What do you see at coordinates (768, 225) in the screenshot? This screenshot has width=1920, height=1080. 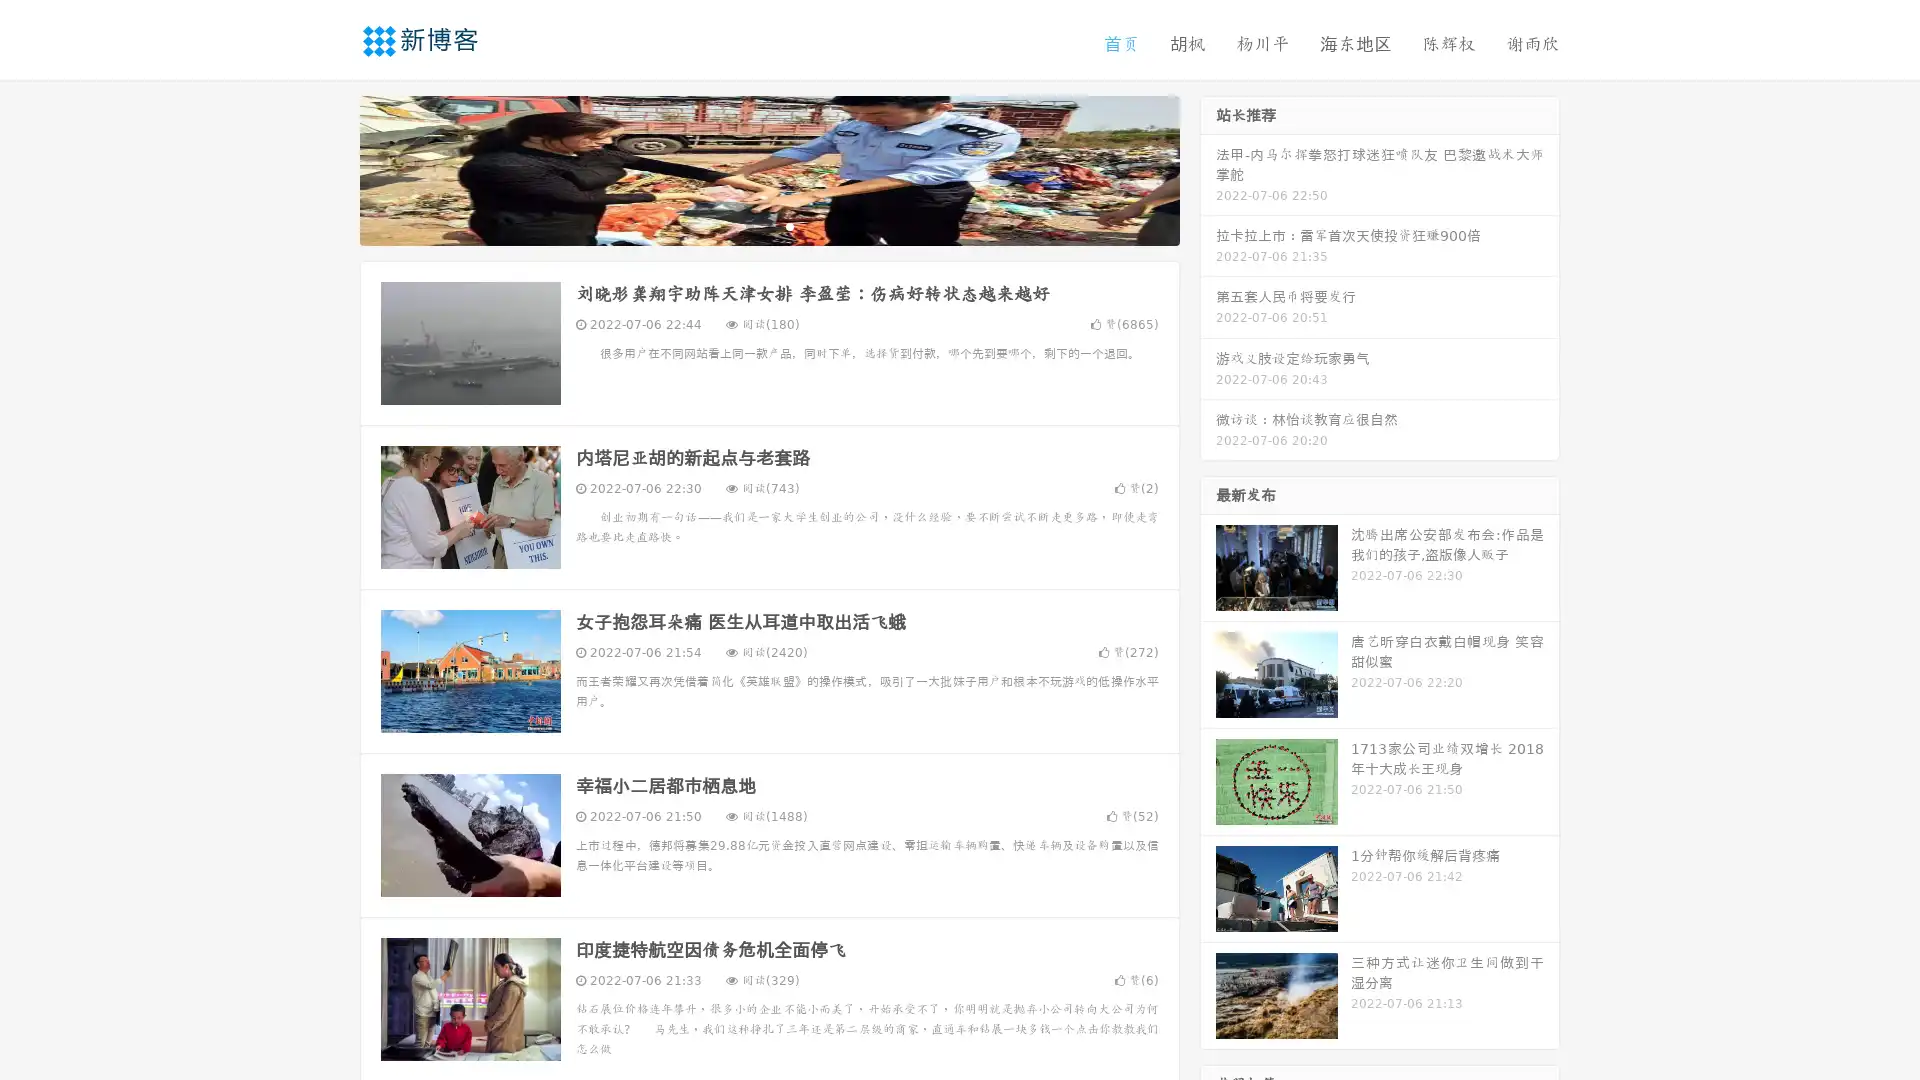 I see `Go to slide 2` at bounding box center [768, 225].